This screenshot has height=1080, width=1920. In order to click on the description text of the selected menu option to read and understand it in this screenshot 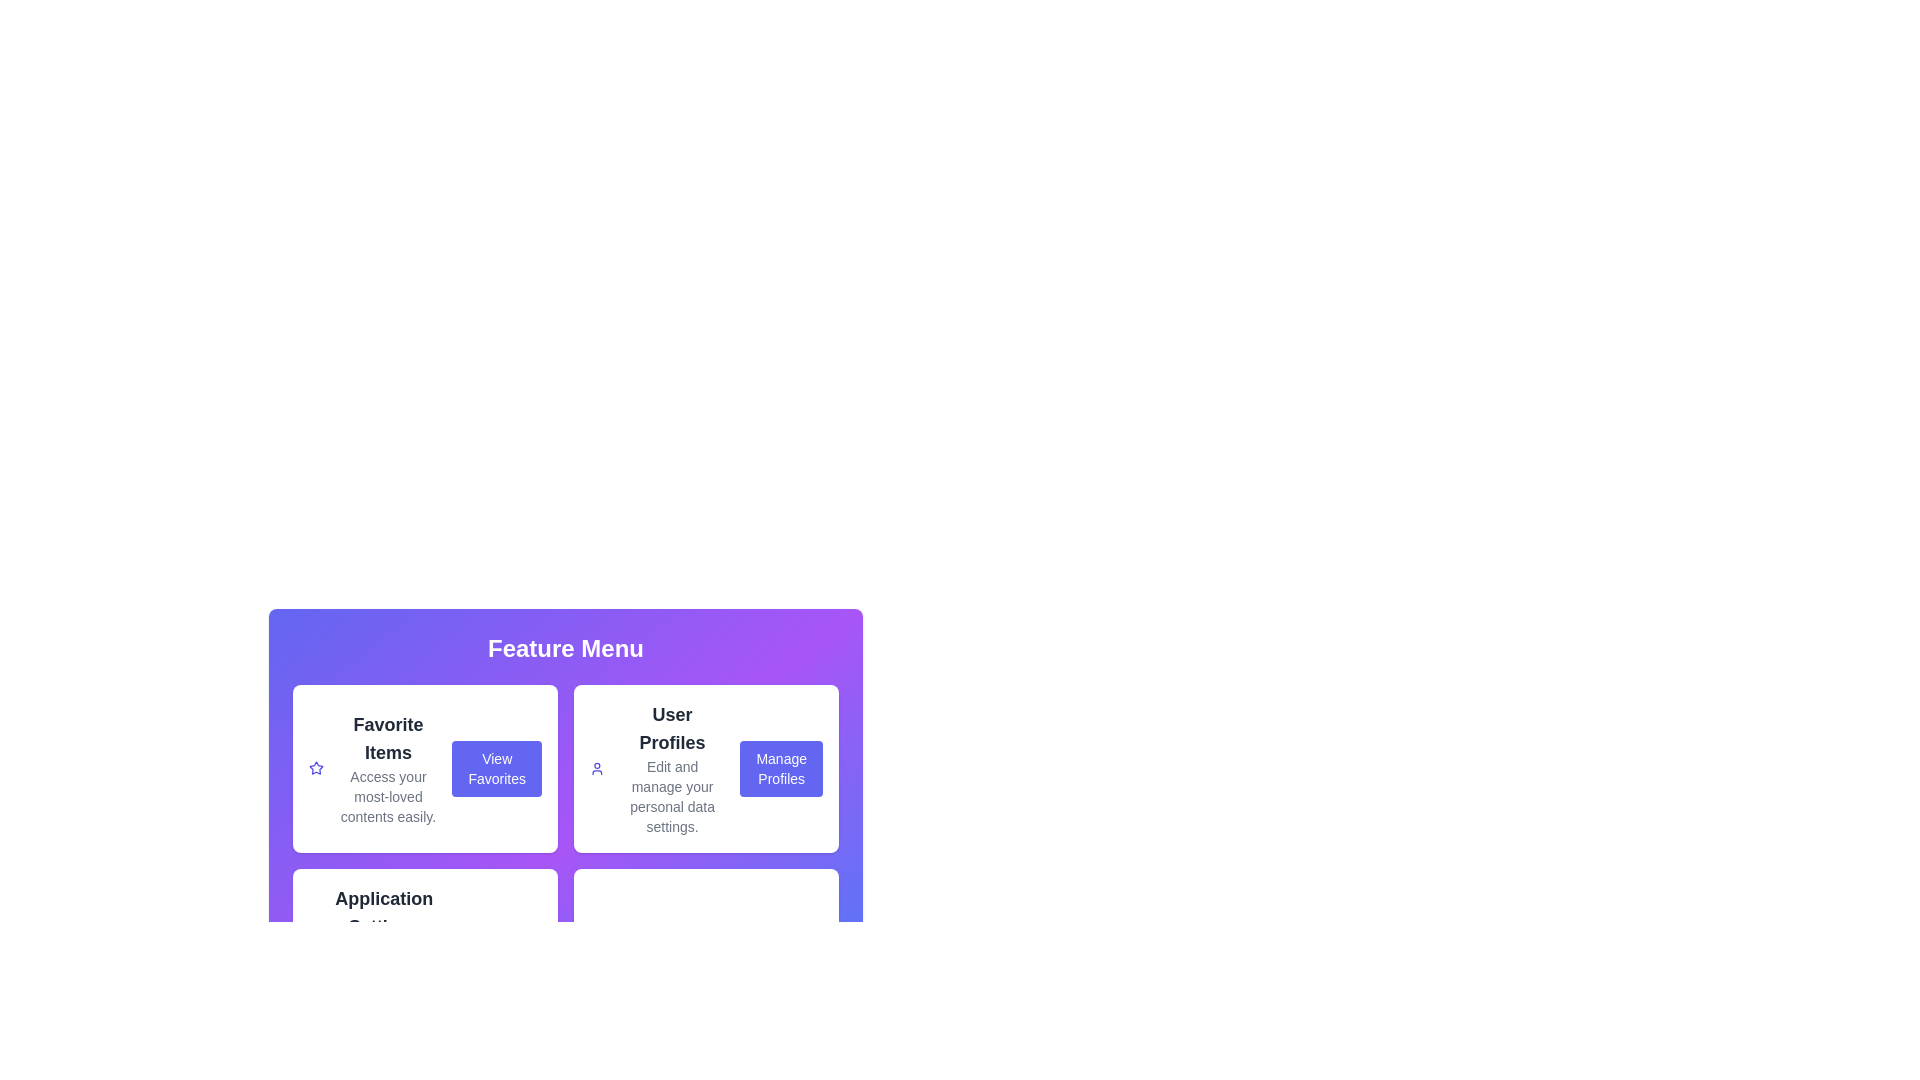, I will do `click(388, 767)`.